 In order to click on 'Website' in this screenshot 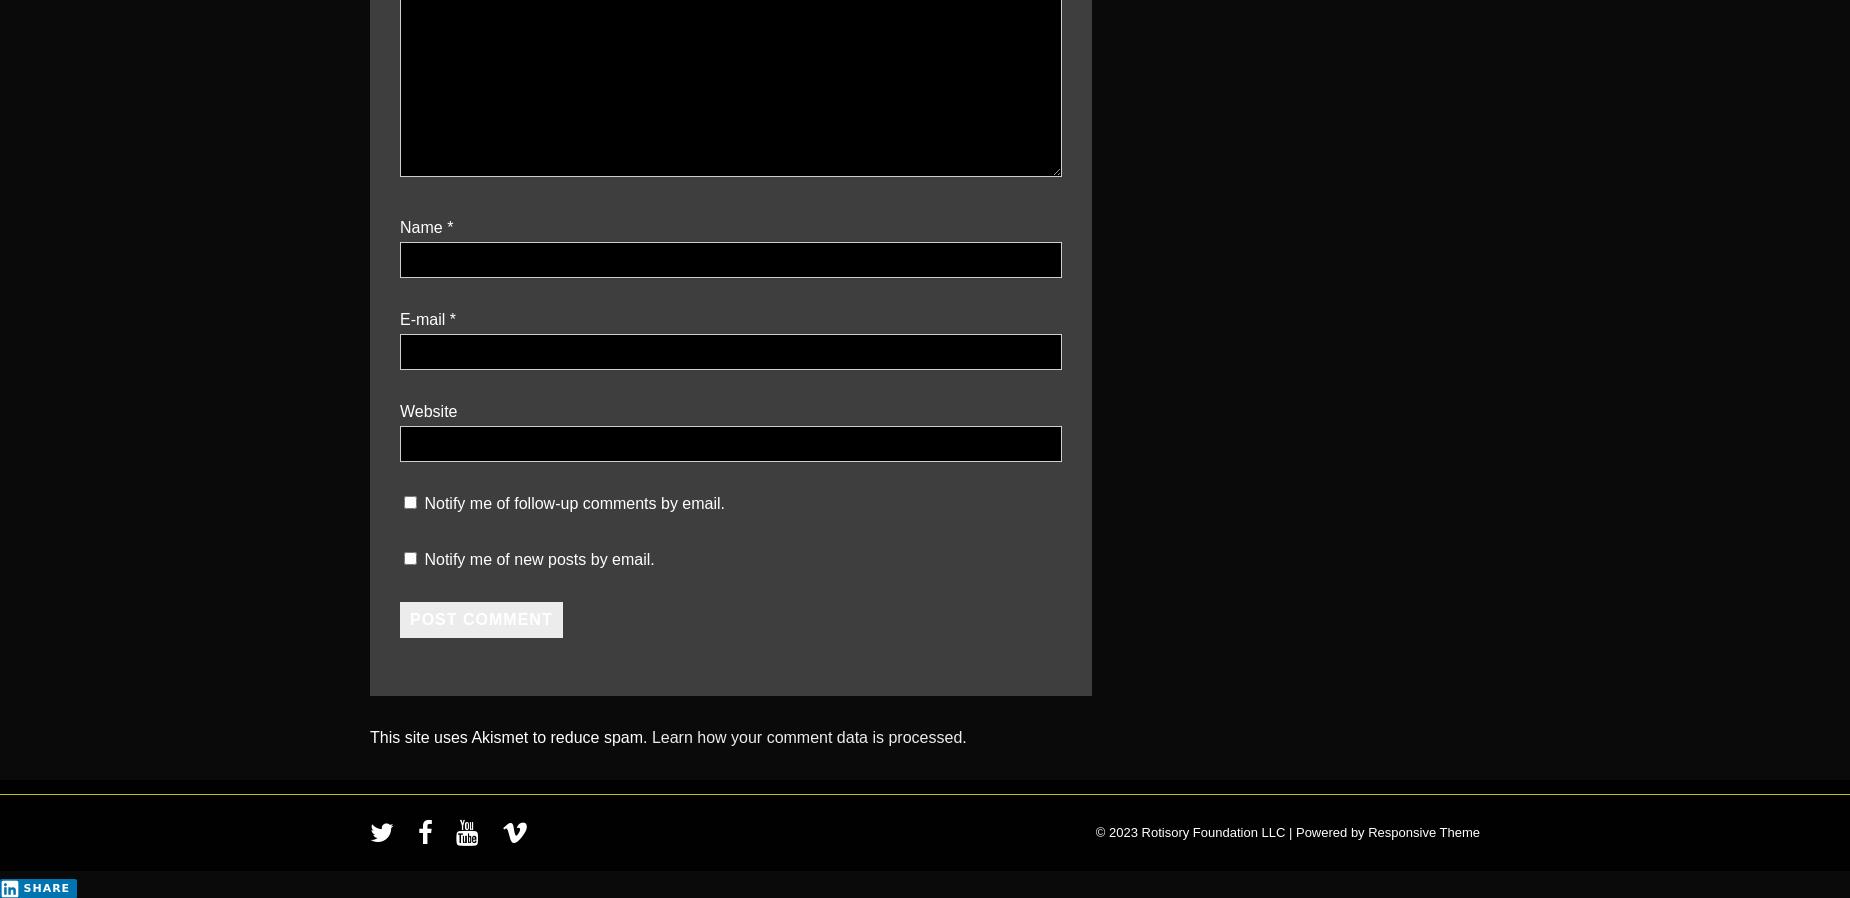, I will do `click(427, 410)`.